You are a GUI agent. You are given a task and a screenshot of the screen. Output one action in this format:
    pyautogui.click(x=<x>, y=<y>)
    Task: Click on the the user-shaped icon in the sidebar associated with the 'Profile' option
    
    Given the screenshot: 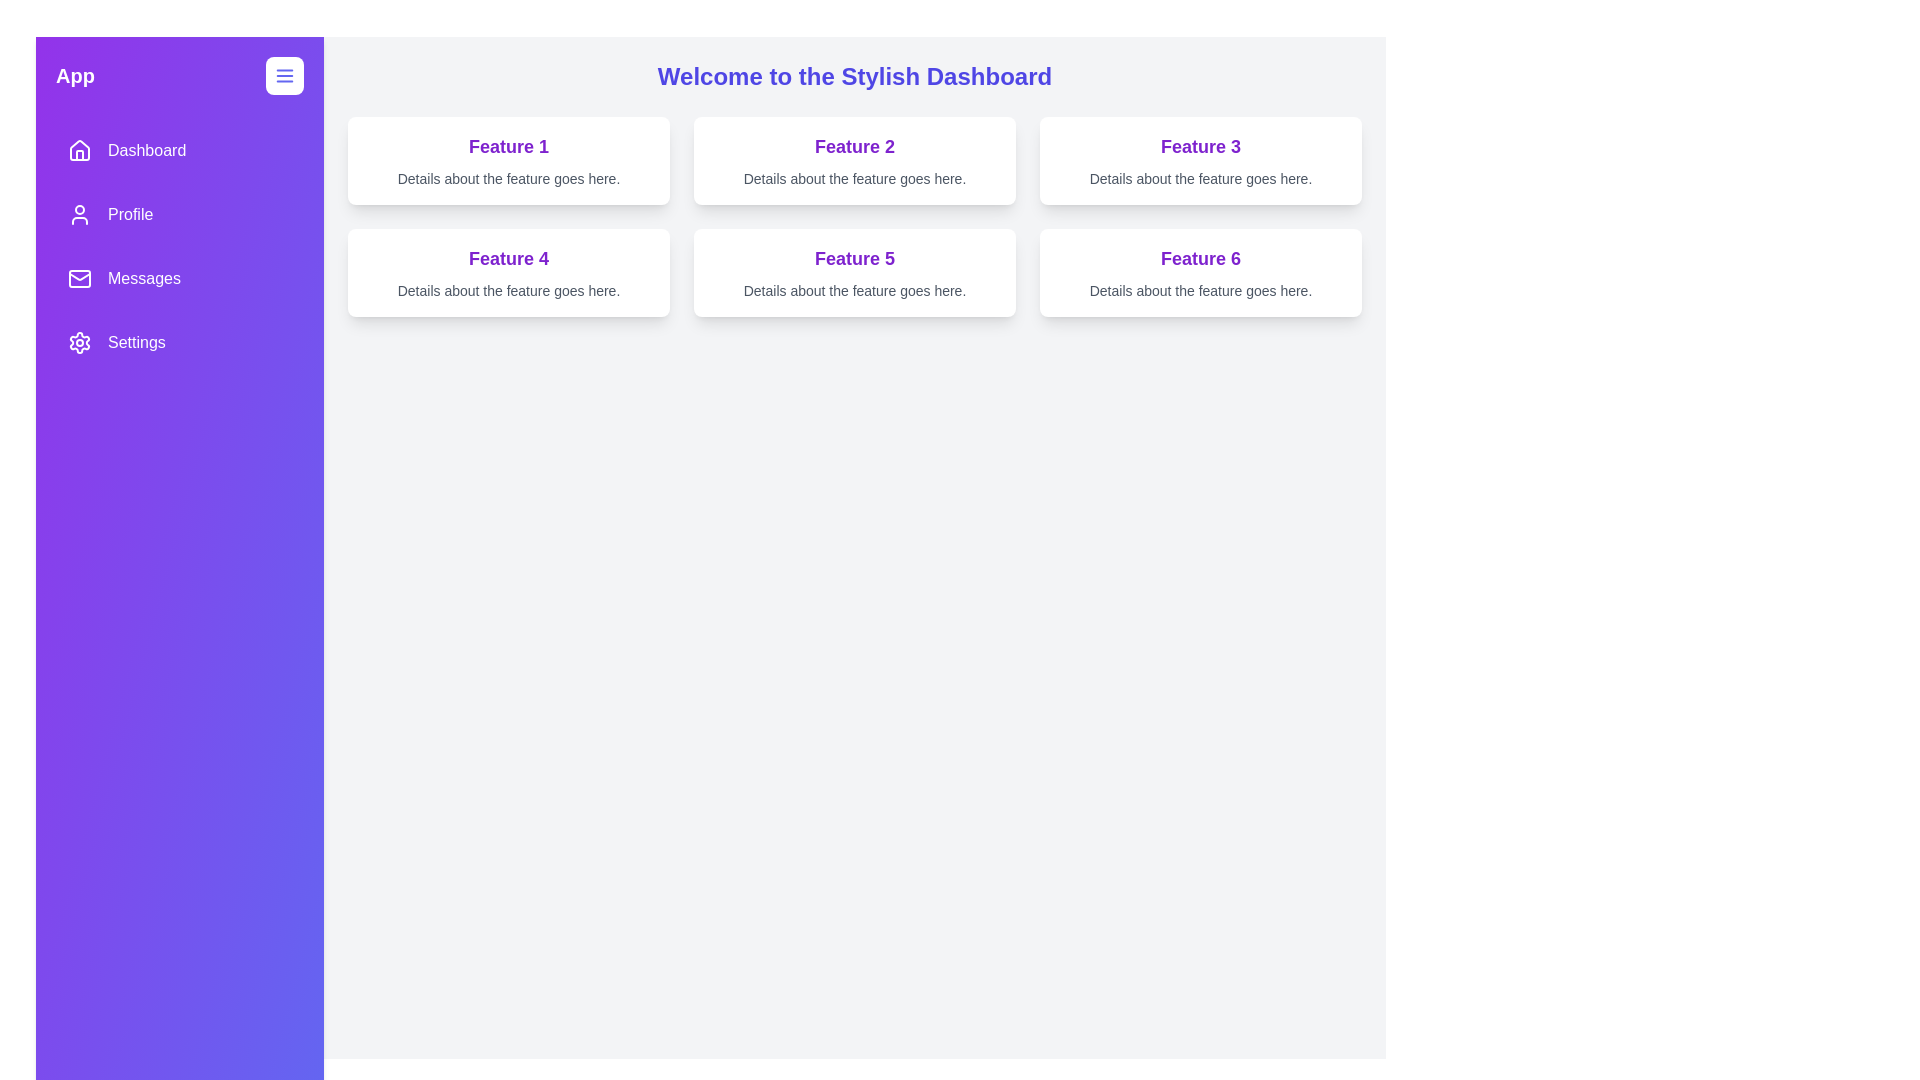 What is the action you would take?
    pyautogui.click(x=80, y=215)
    